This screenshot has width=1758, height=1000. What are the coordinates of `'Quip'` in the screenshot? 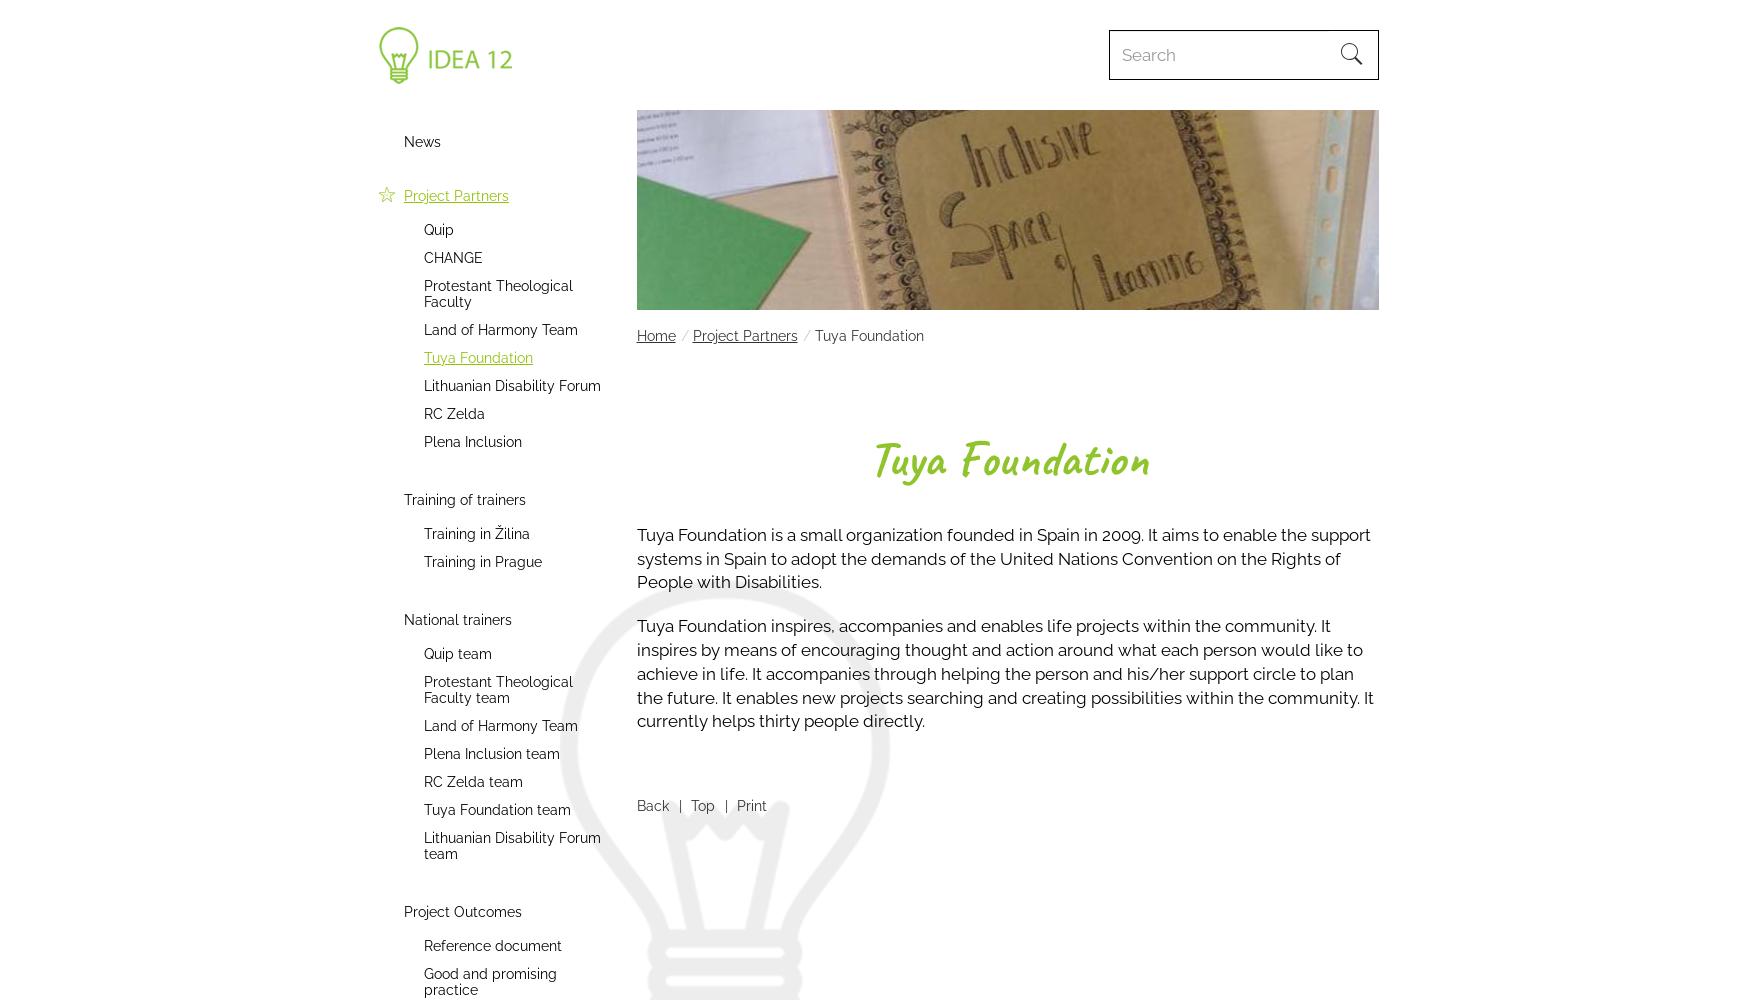 It's located at (438, 229).